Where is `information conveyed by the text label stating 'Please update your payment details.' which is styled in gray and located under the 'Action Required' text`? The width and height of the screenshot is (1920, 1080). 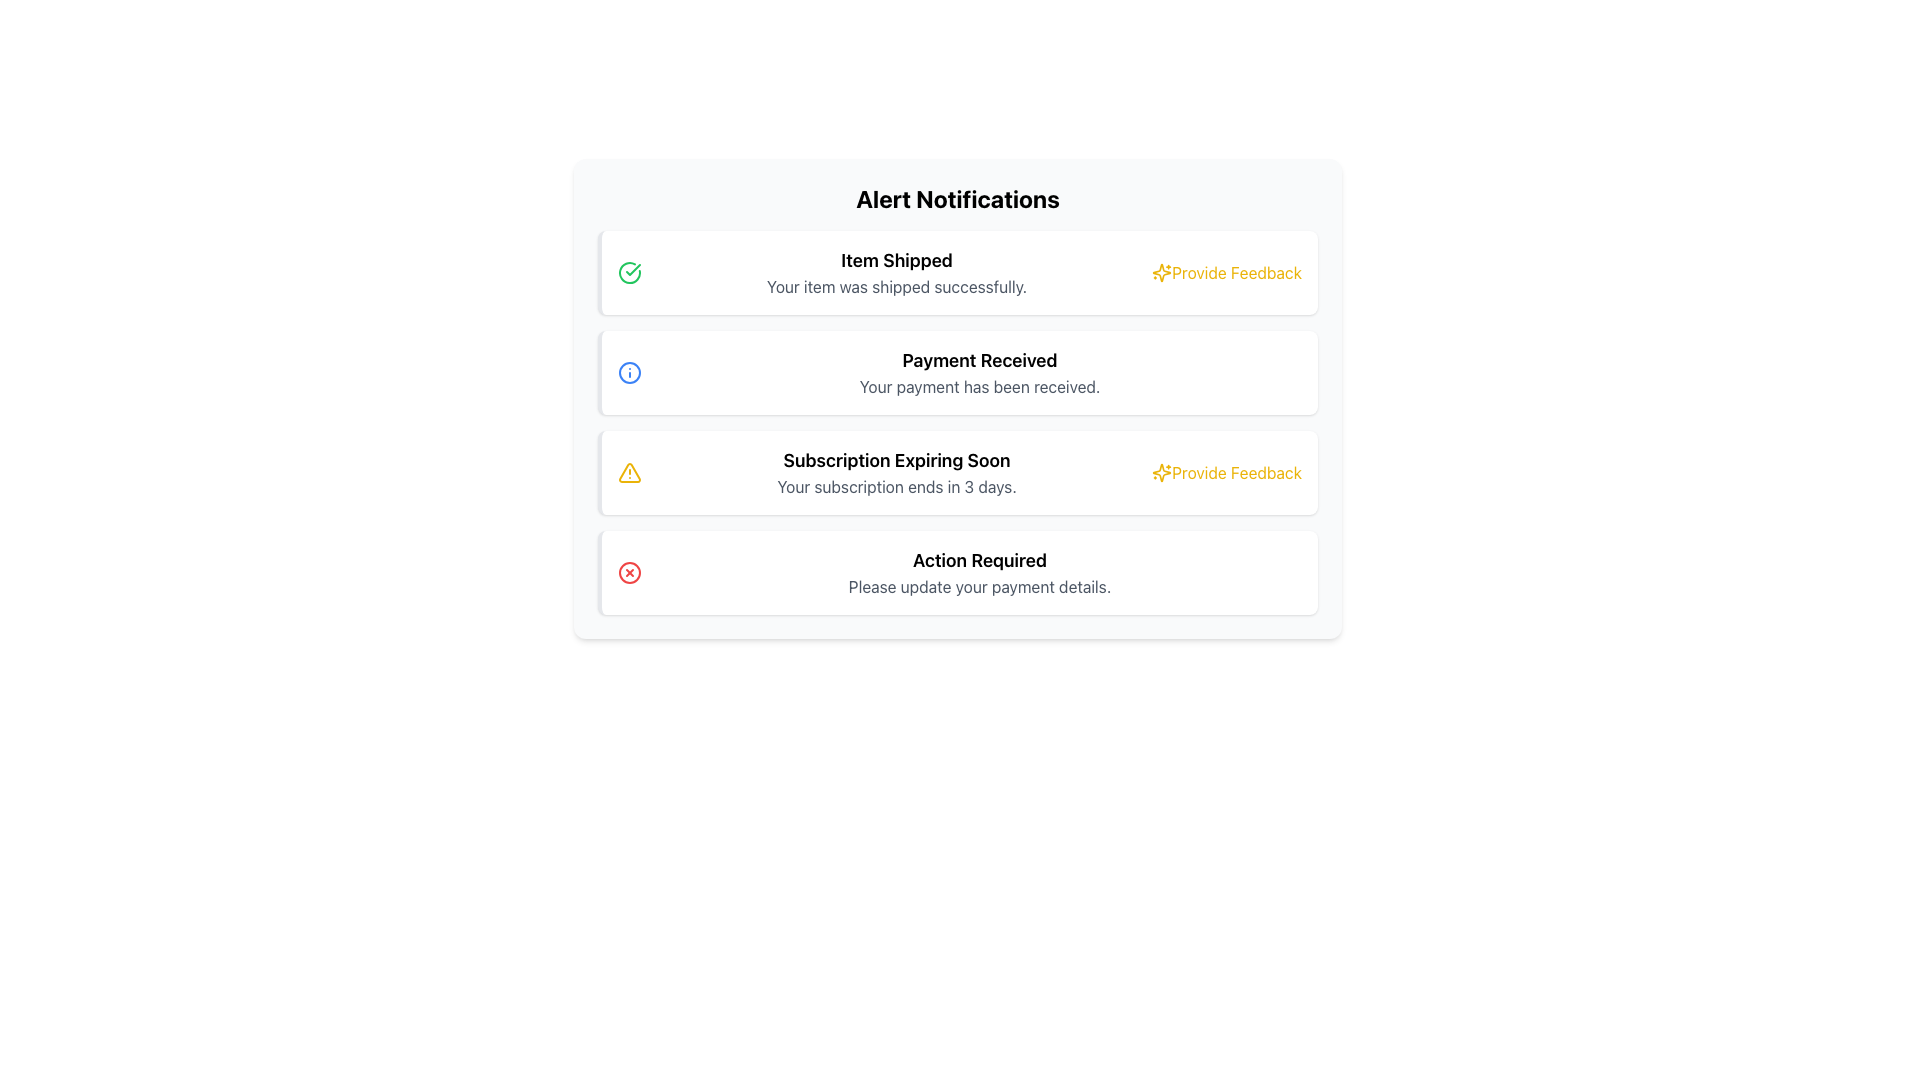 information conveyed by the text label stating 'Please update your payment details.' which is styled in gray and located under the 'Action Required' text is located at coordinates (979, 585).